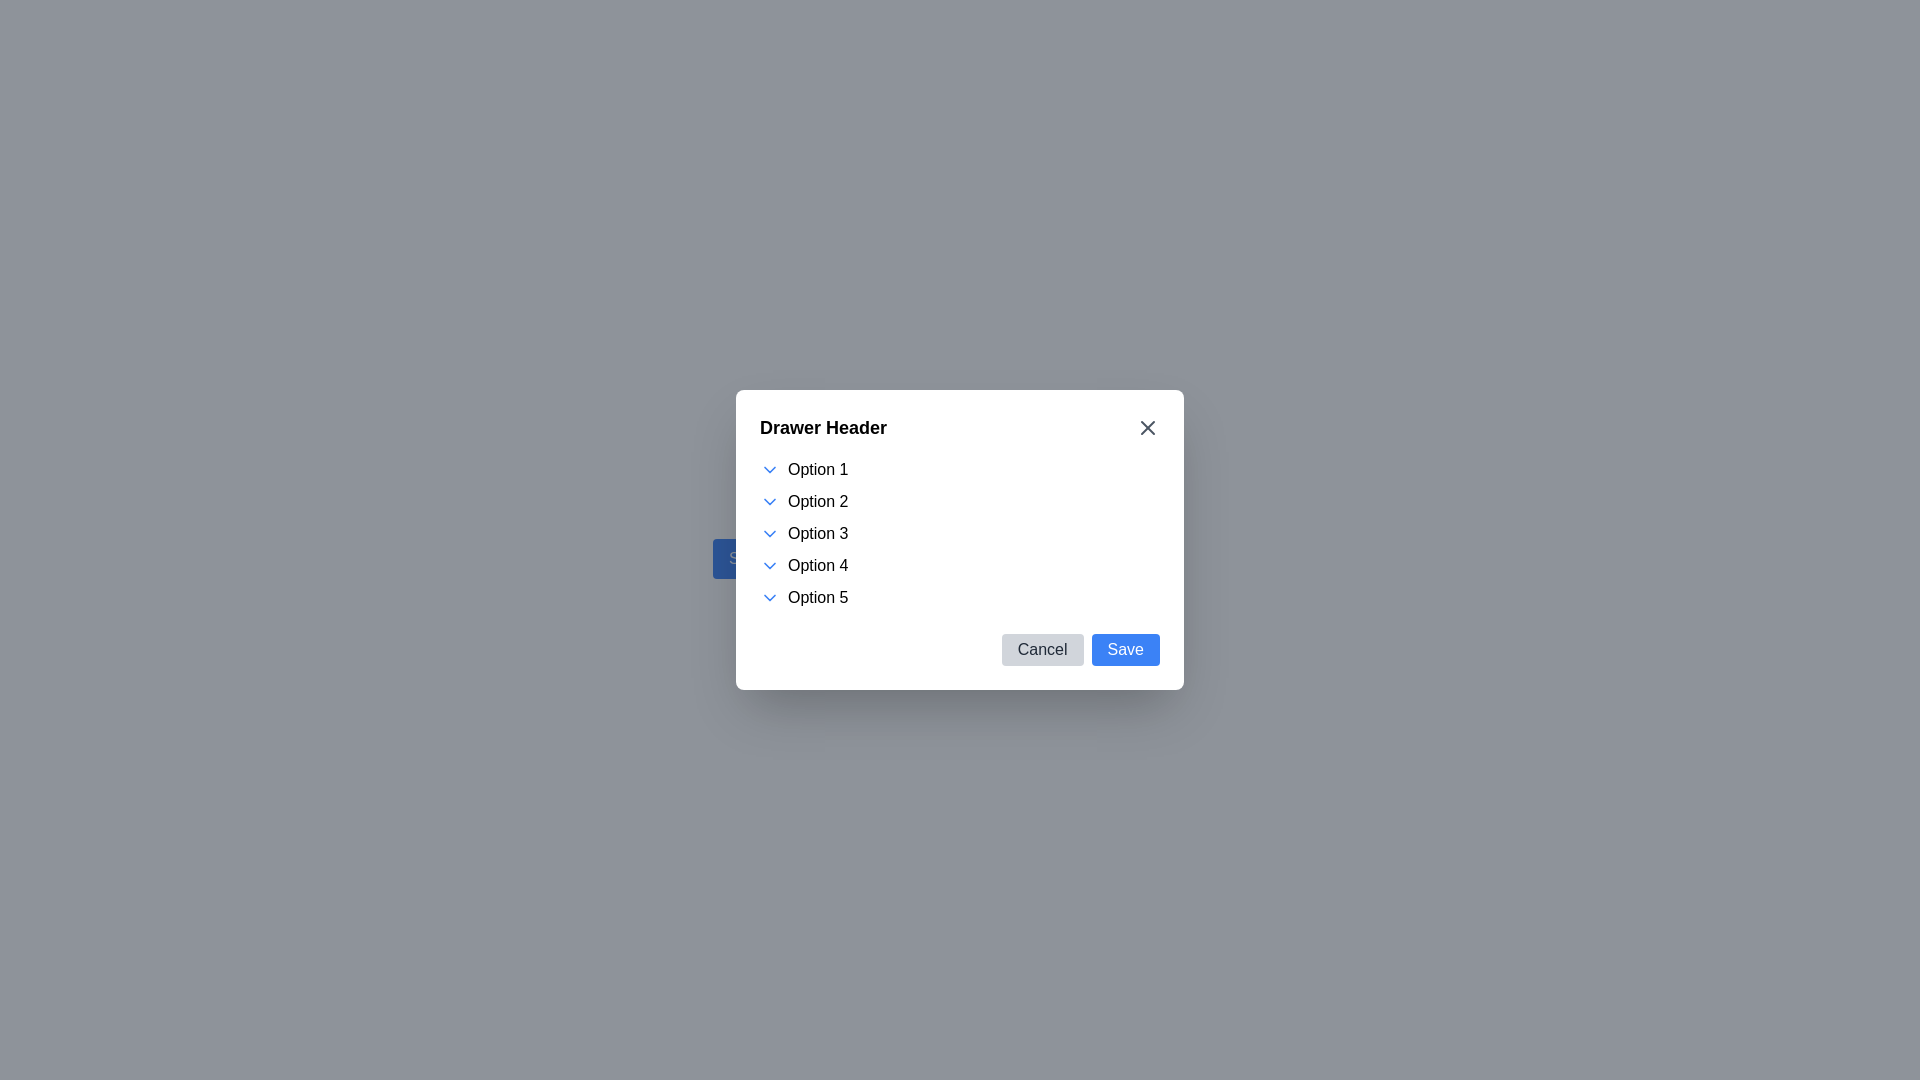 The image size is (1920, 1080). Describe the element at coordinates (768, 566) in the screenshot. I see `the collapsible state indicator icon located inside the 'Drawer Header' dialog box, adjacent to 'Option 4'` at that location.